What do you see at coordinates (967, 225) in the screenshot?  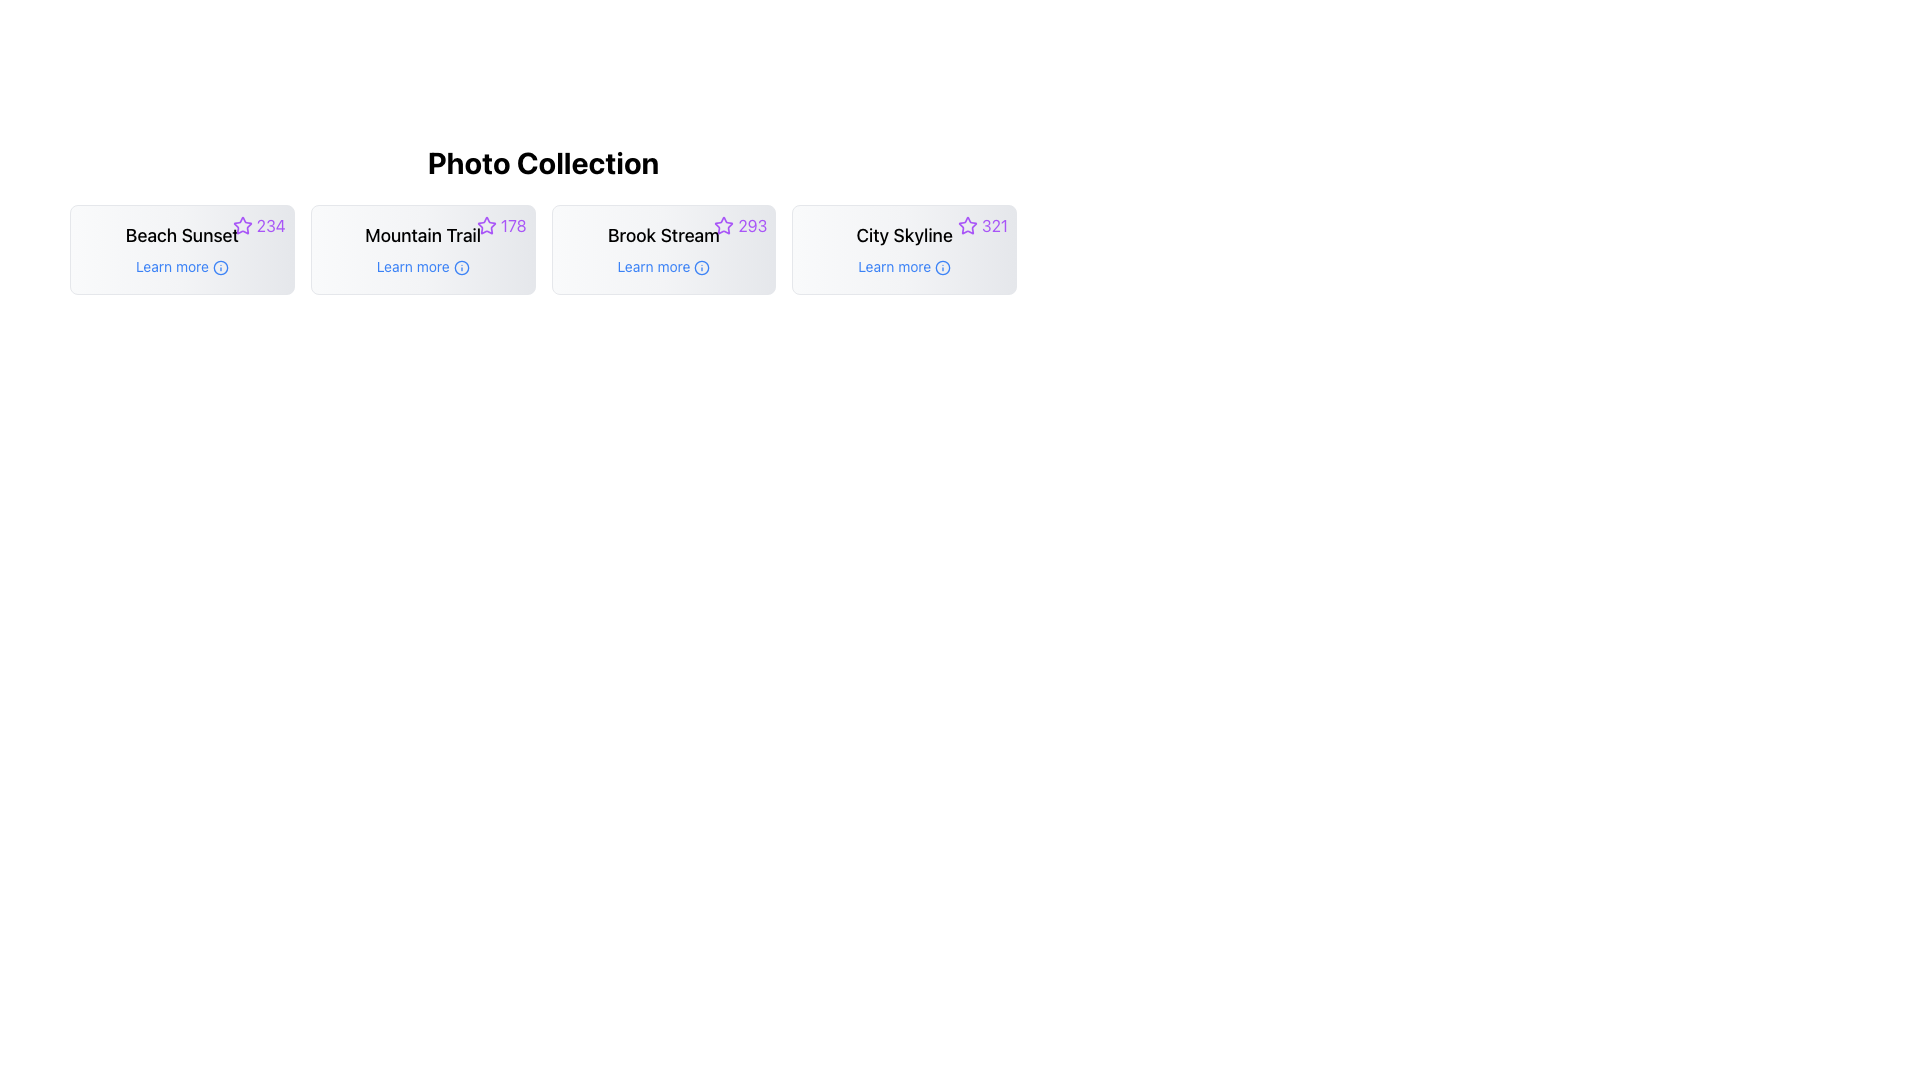 I see `the star icon used for ratings located in the top-right corner of the widget for the 'City Skyline' photo collection` at bounding box center [967, 225].